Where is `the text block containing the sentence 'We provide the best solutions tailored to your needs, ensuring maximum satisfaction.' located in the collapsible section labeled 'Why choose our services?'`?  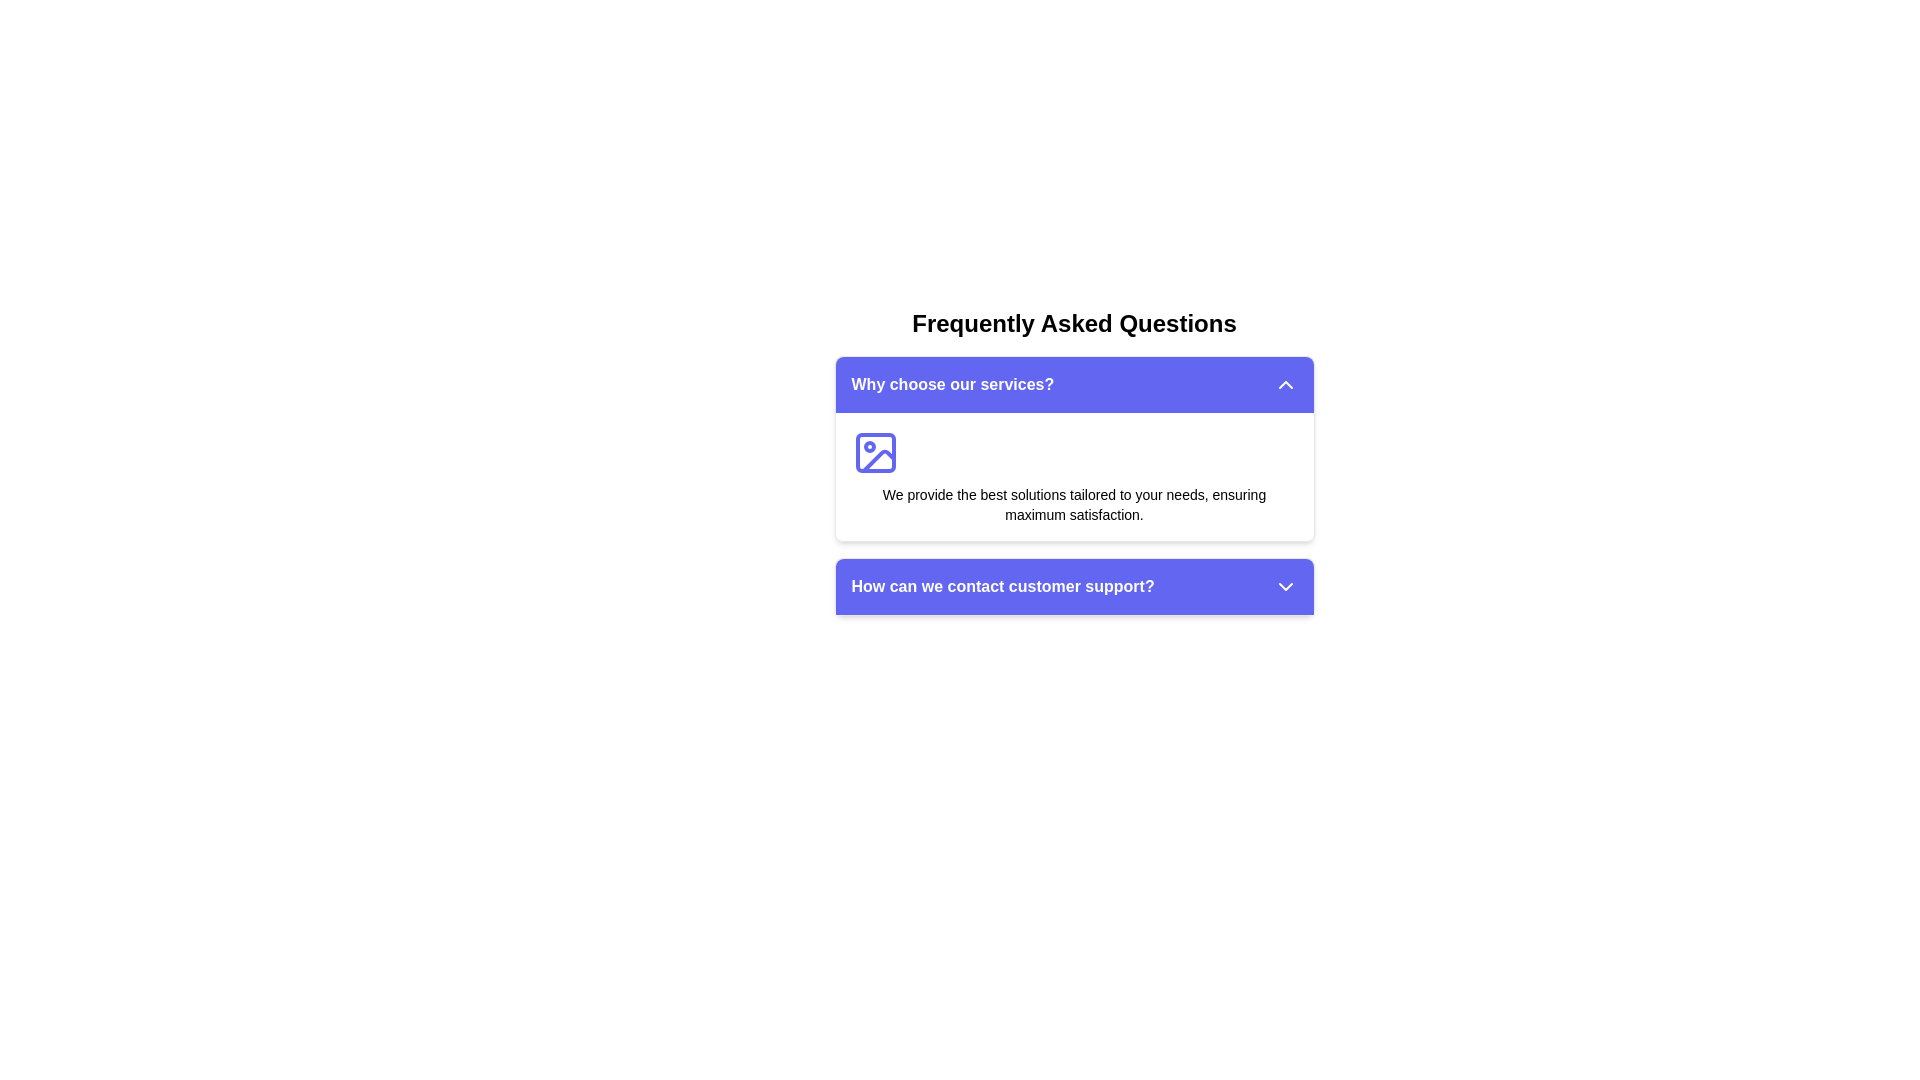 the text block containing the sentence 'We provide the best solutions tailored to your needs, ensuring maximum satisfaction.' located in the collapsible section labeled 'Why choose our services?' is located at coordinates (1073, 504).